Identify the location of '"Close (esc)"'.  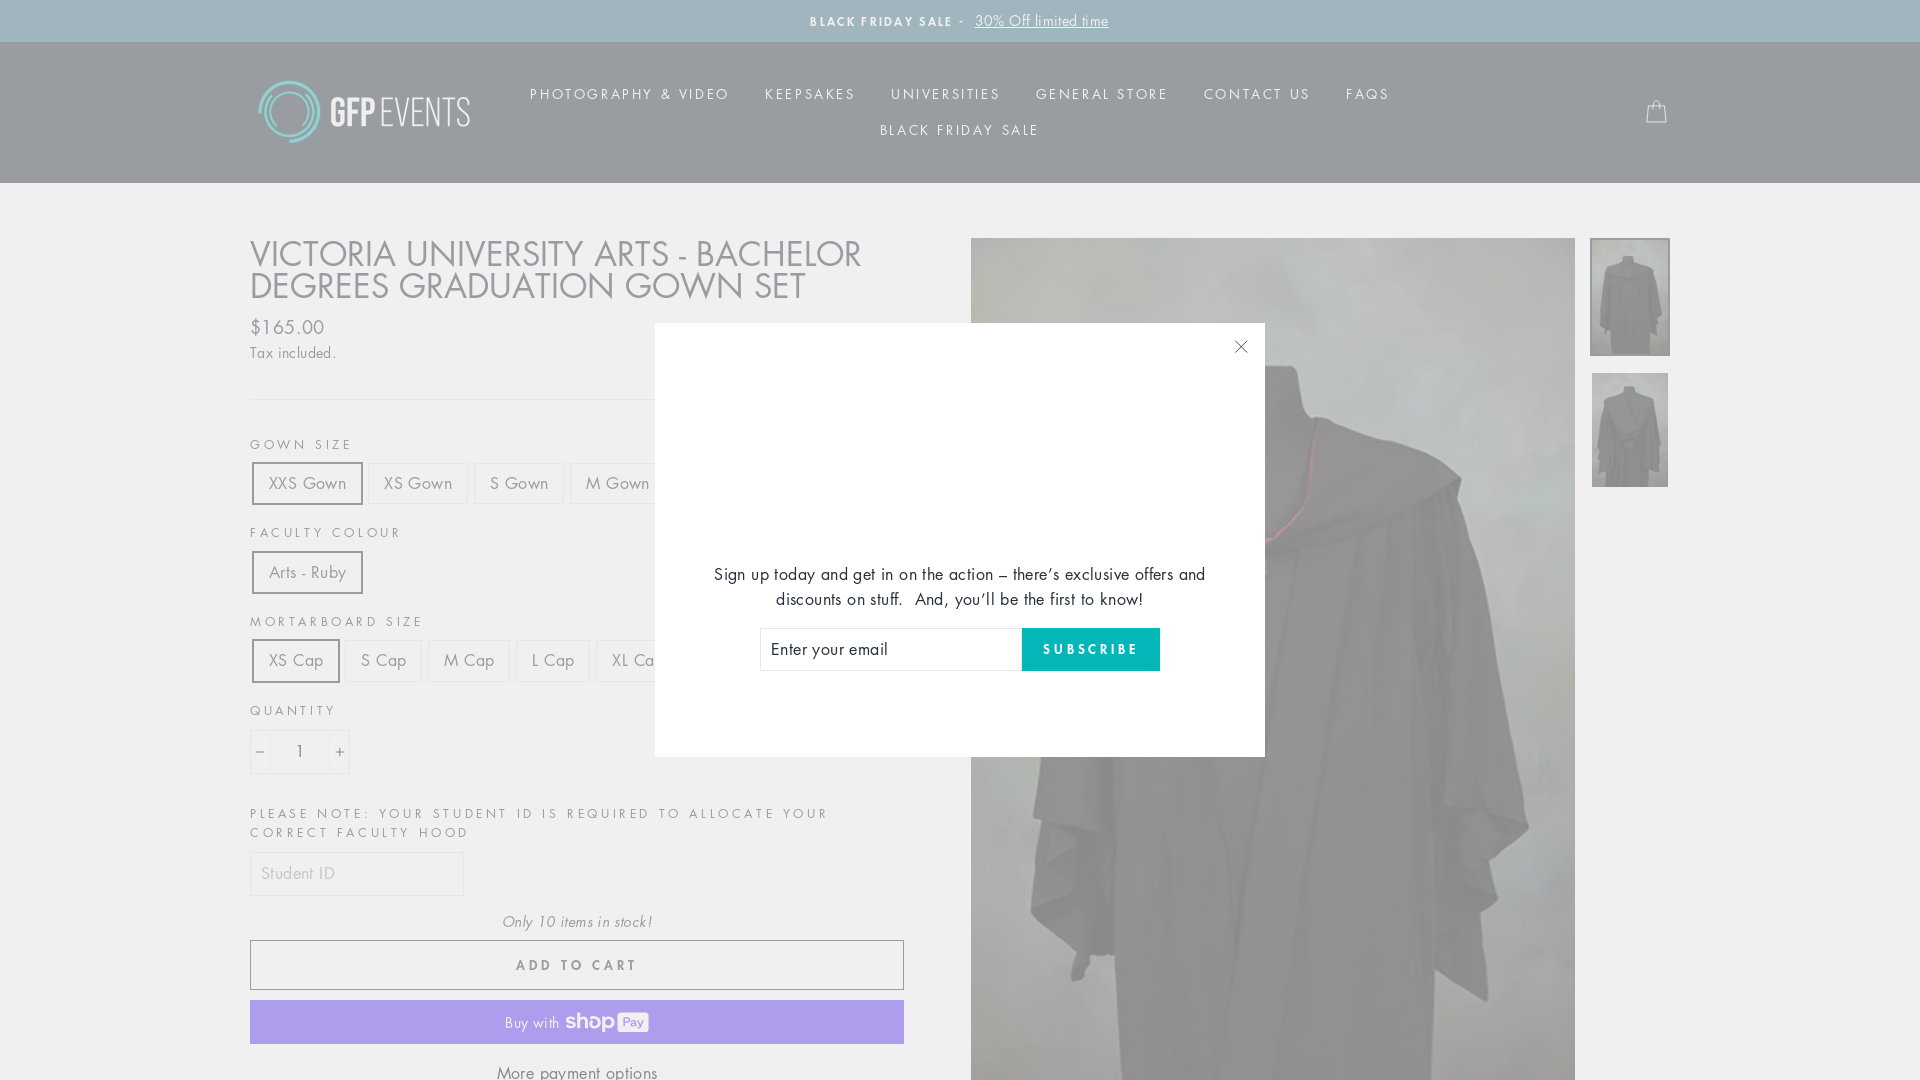
(1240, 346).